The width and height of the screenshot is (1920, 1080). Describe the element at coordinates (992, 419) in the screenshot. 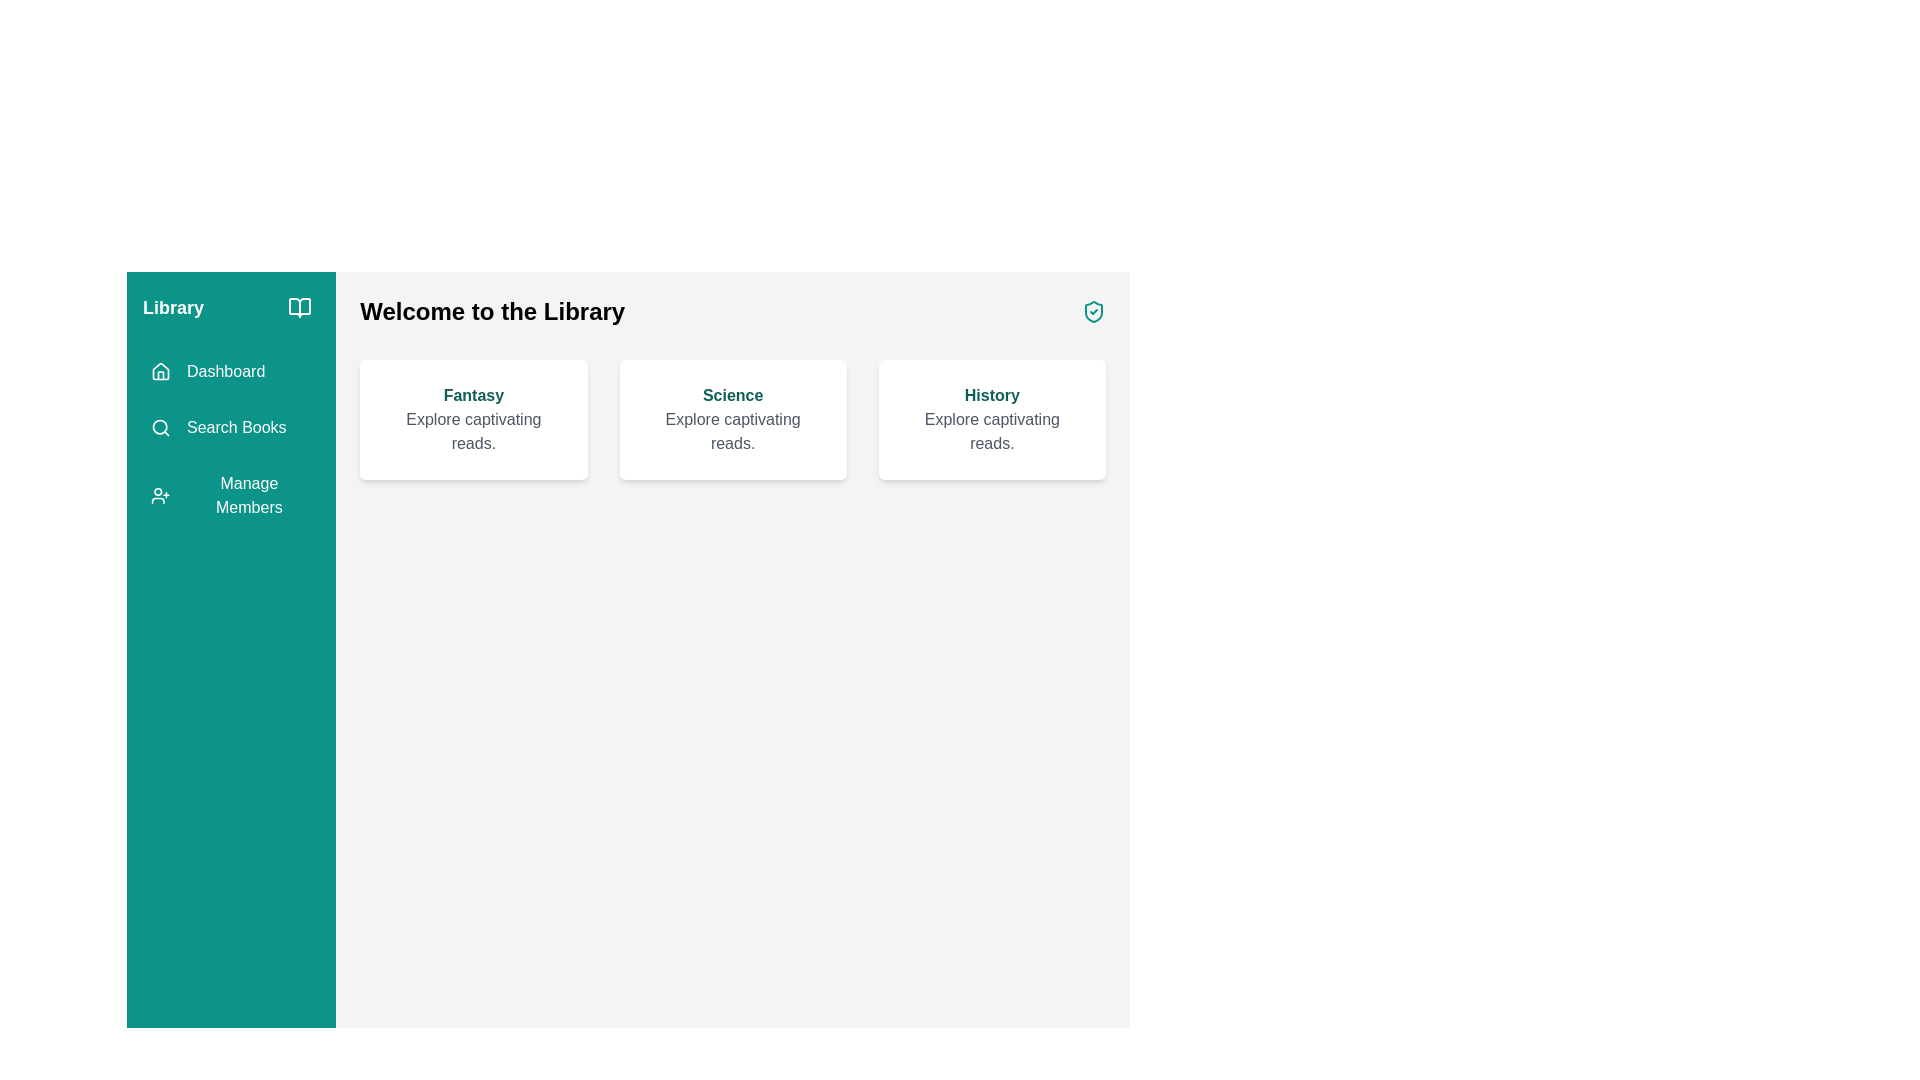

I see `the 'History' card, which is the third card in a horizontal row of three cards` at that location.